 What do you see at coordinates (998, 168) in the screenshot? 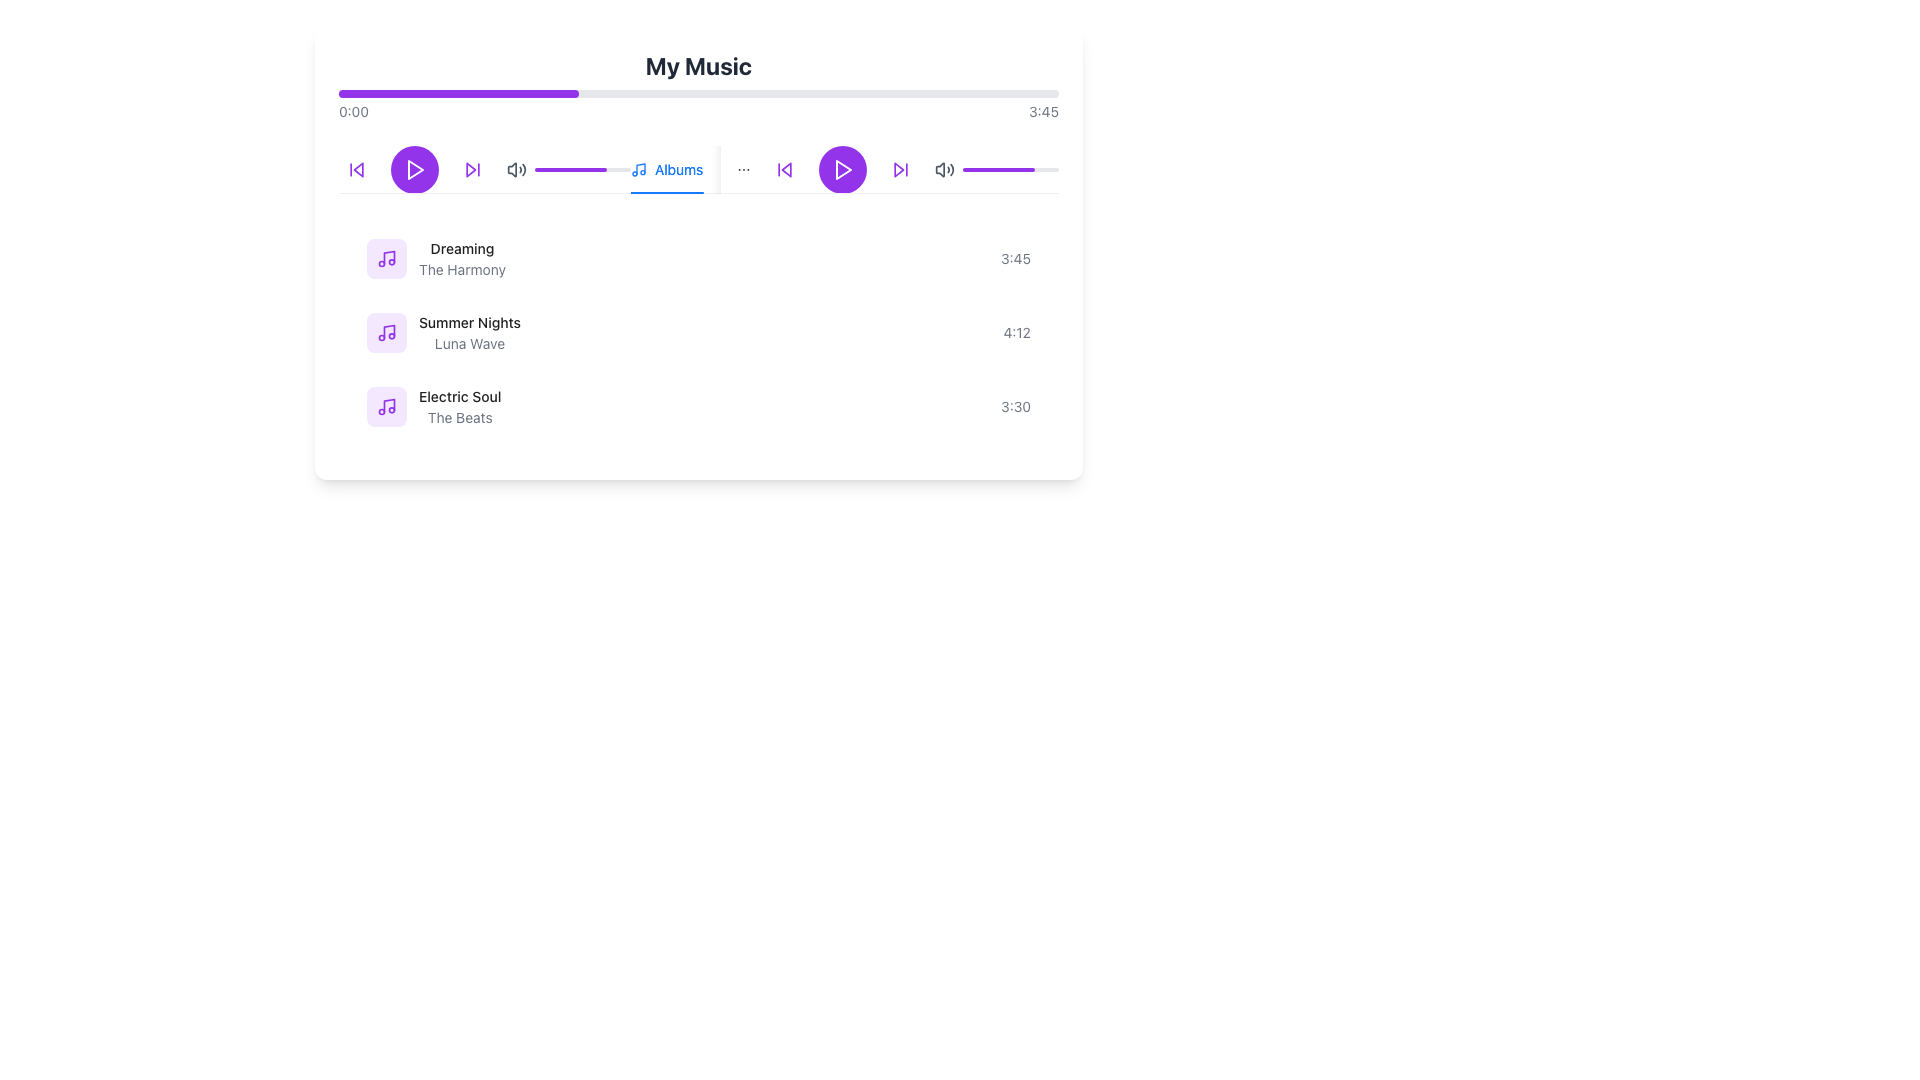
I see `the purple progress bar located below the title 'My Music', which is three-quarters filled and positioned within a light gray background` at bounding box center [998, 168].